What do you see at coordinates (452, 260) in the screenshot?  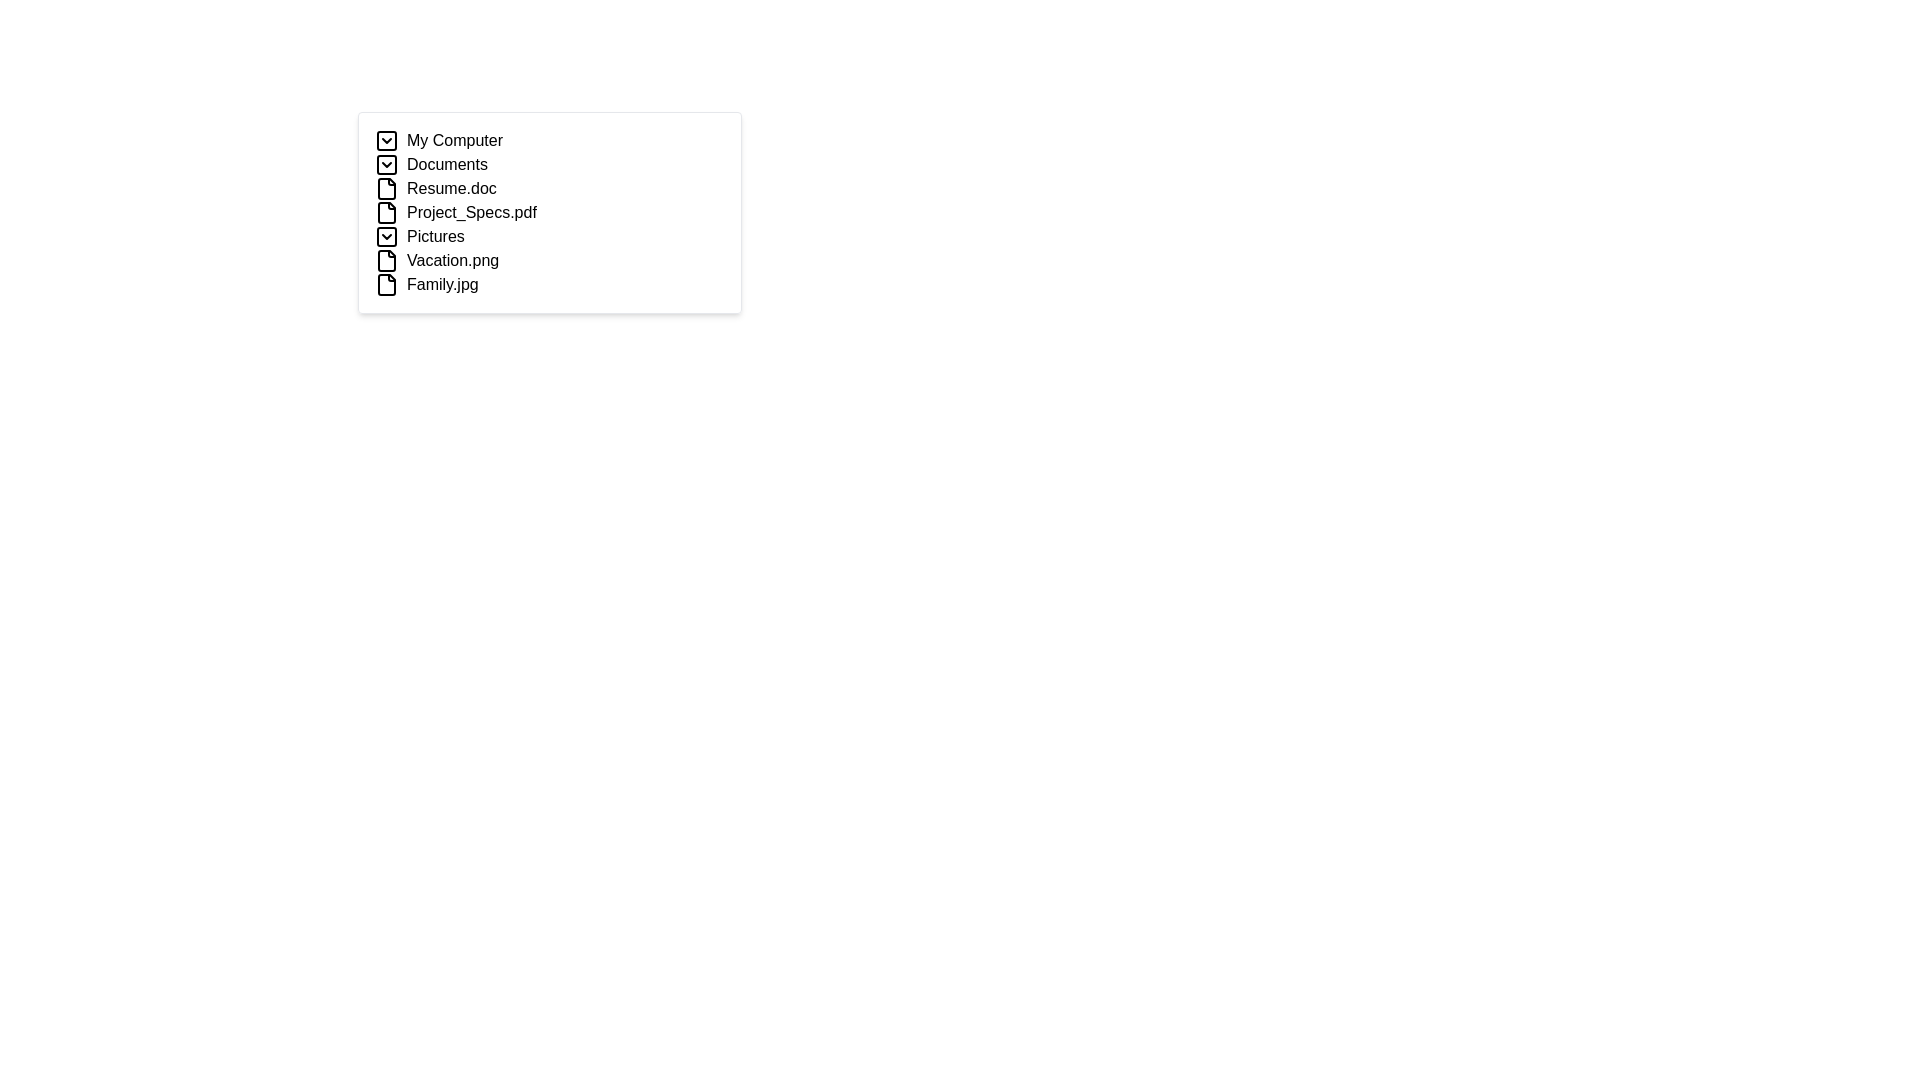 I see `the text label "Vacation.png" which is the fourth entry` at bounding box center [452, 260].